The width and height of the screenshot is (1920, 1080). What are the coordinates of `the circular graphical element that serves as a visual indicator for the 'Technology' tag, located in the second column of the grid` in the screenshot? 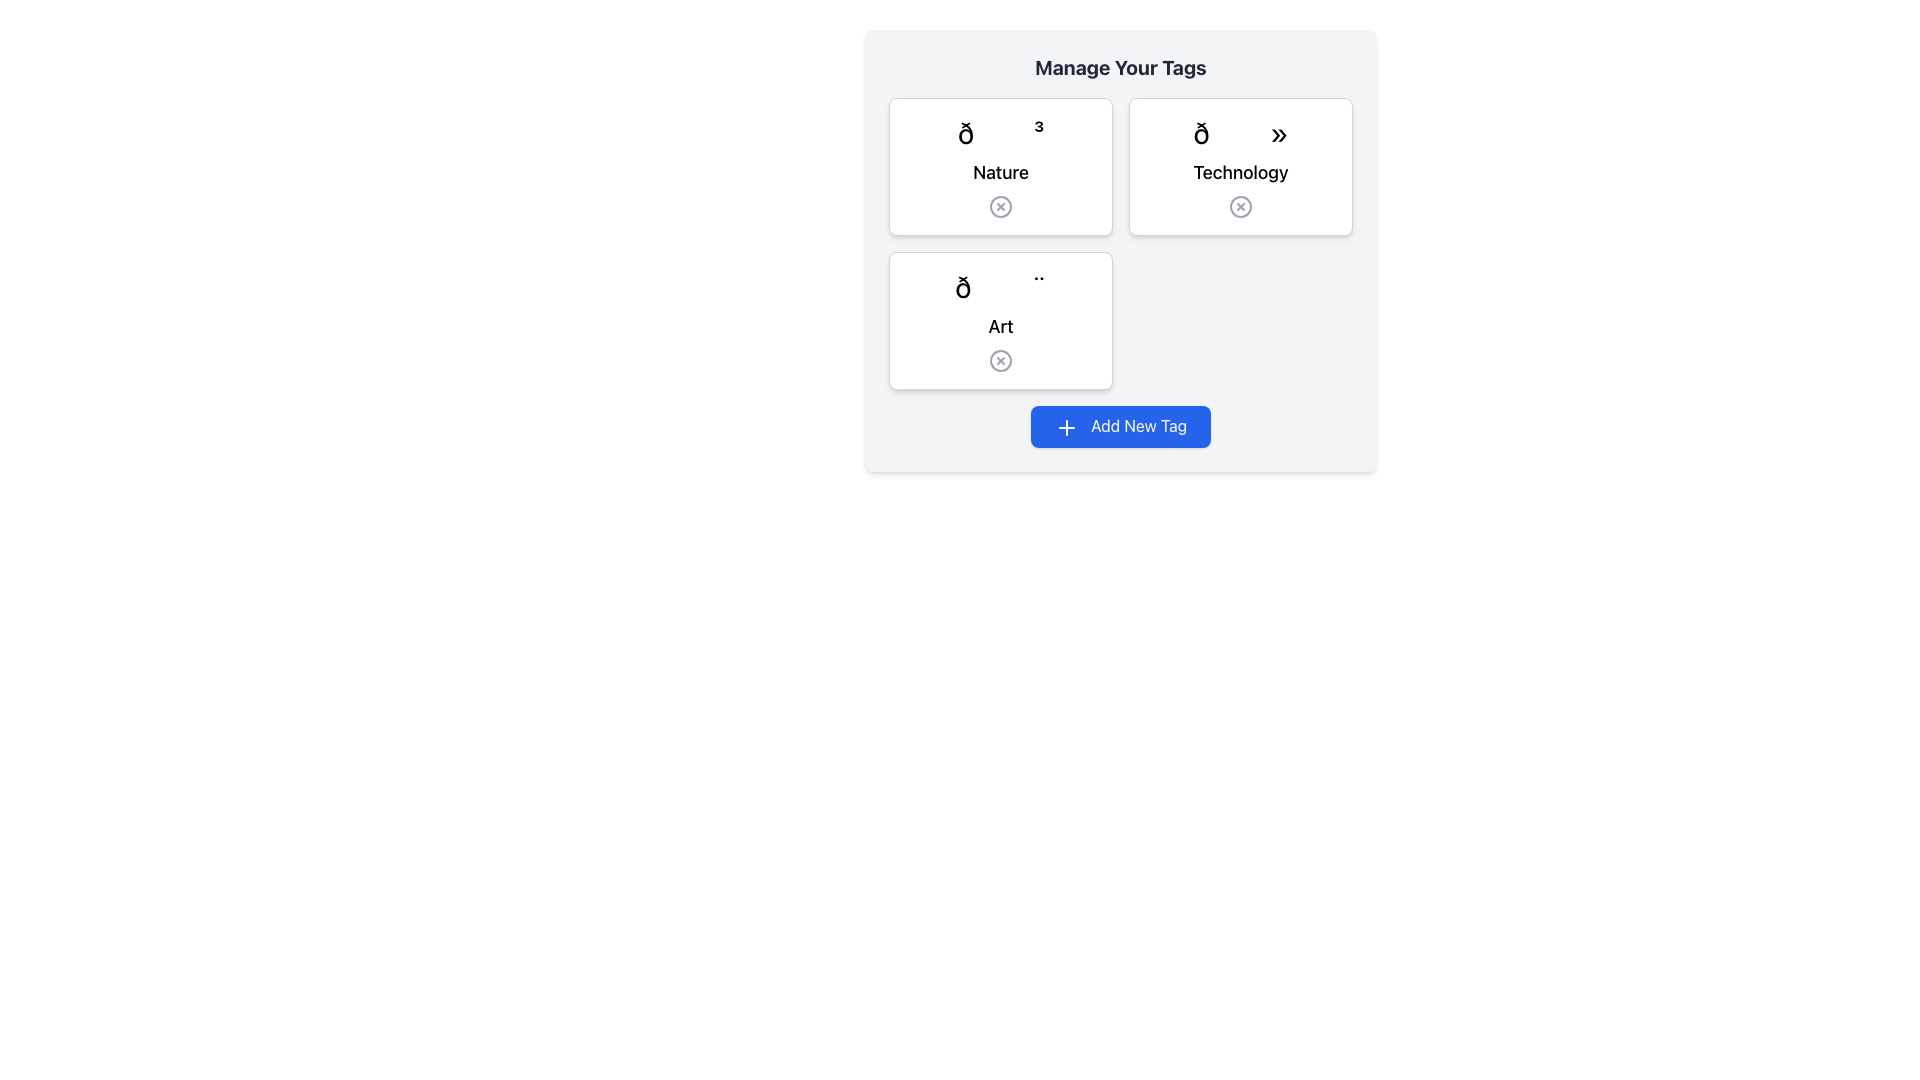 It's located at (1240, 207).